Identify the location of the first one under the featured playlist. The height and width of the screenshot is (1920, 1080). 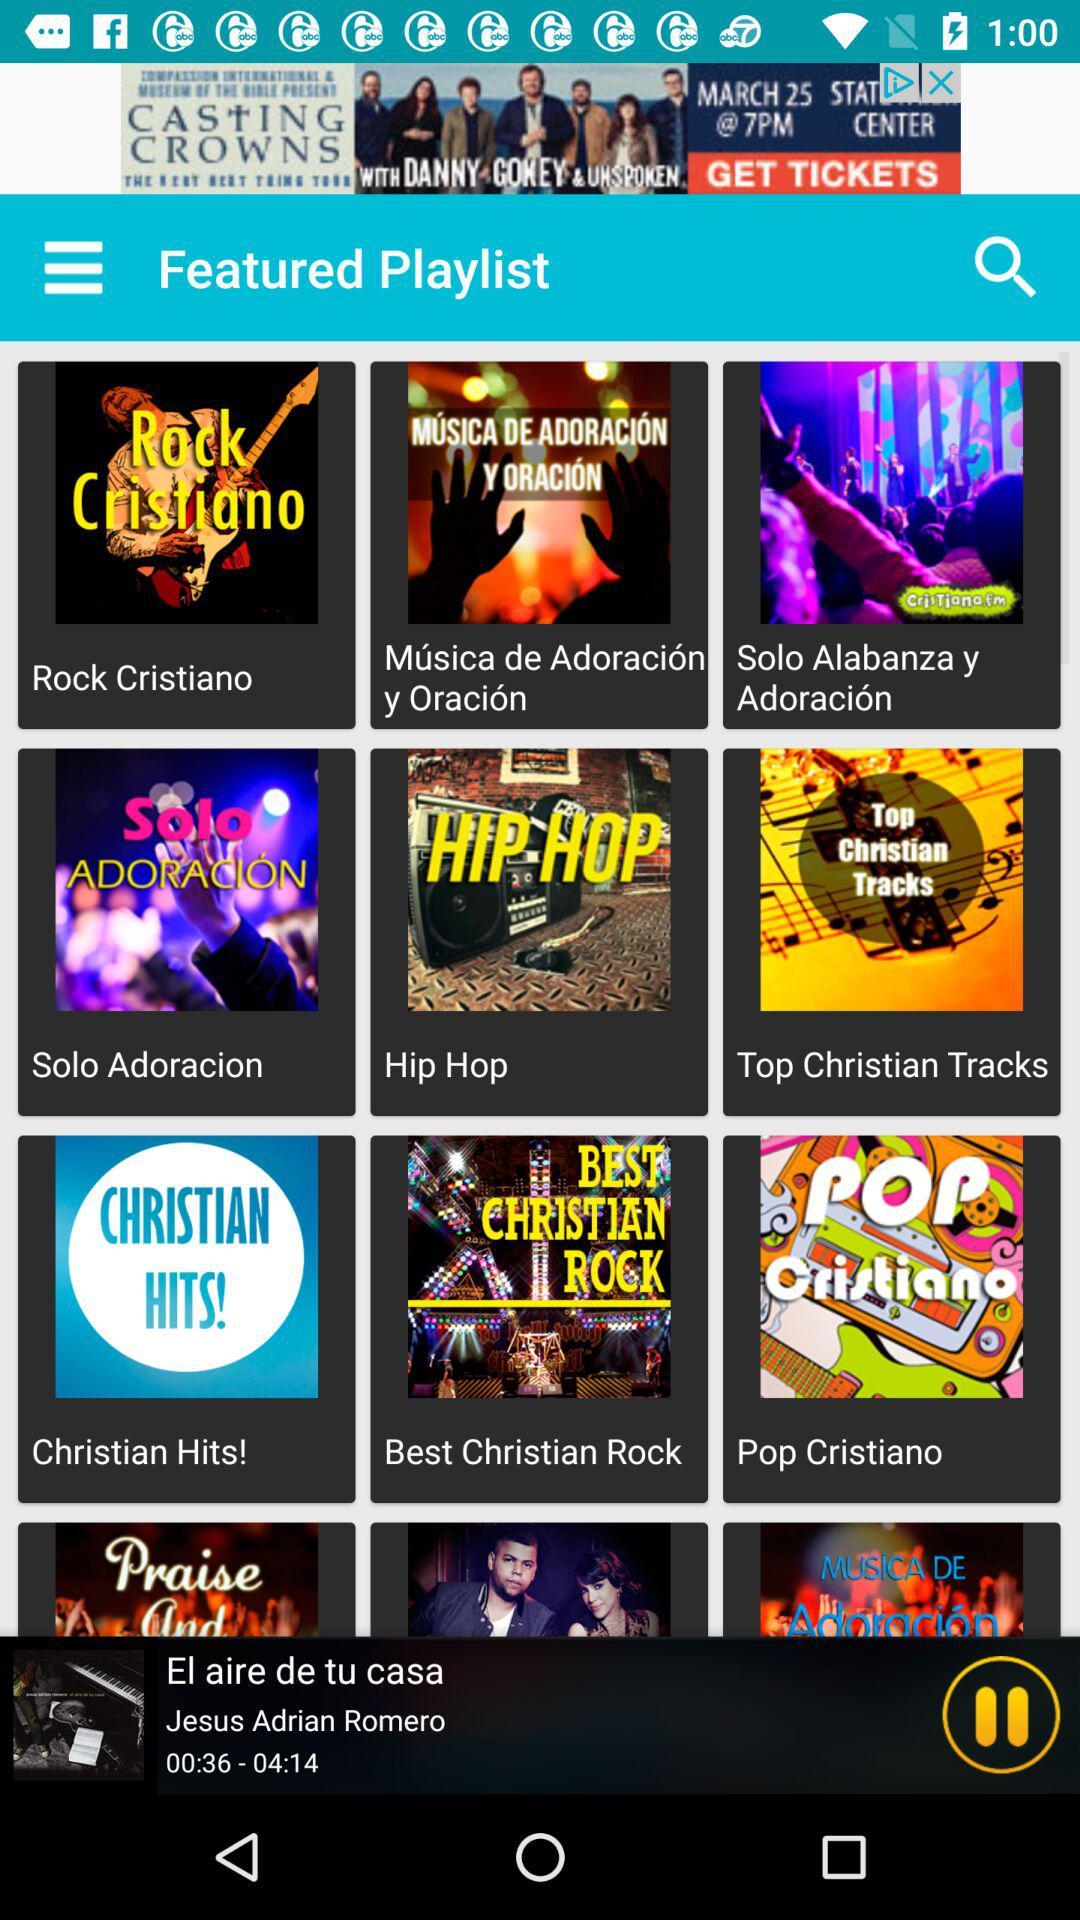
(186, 545).